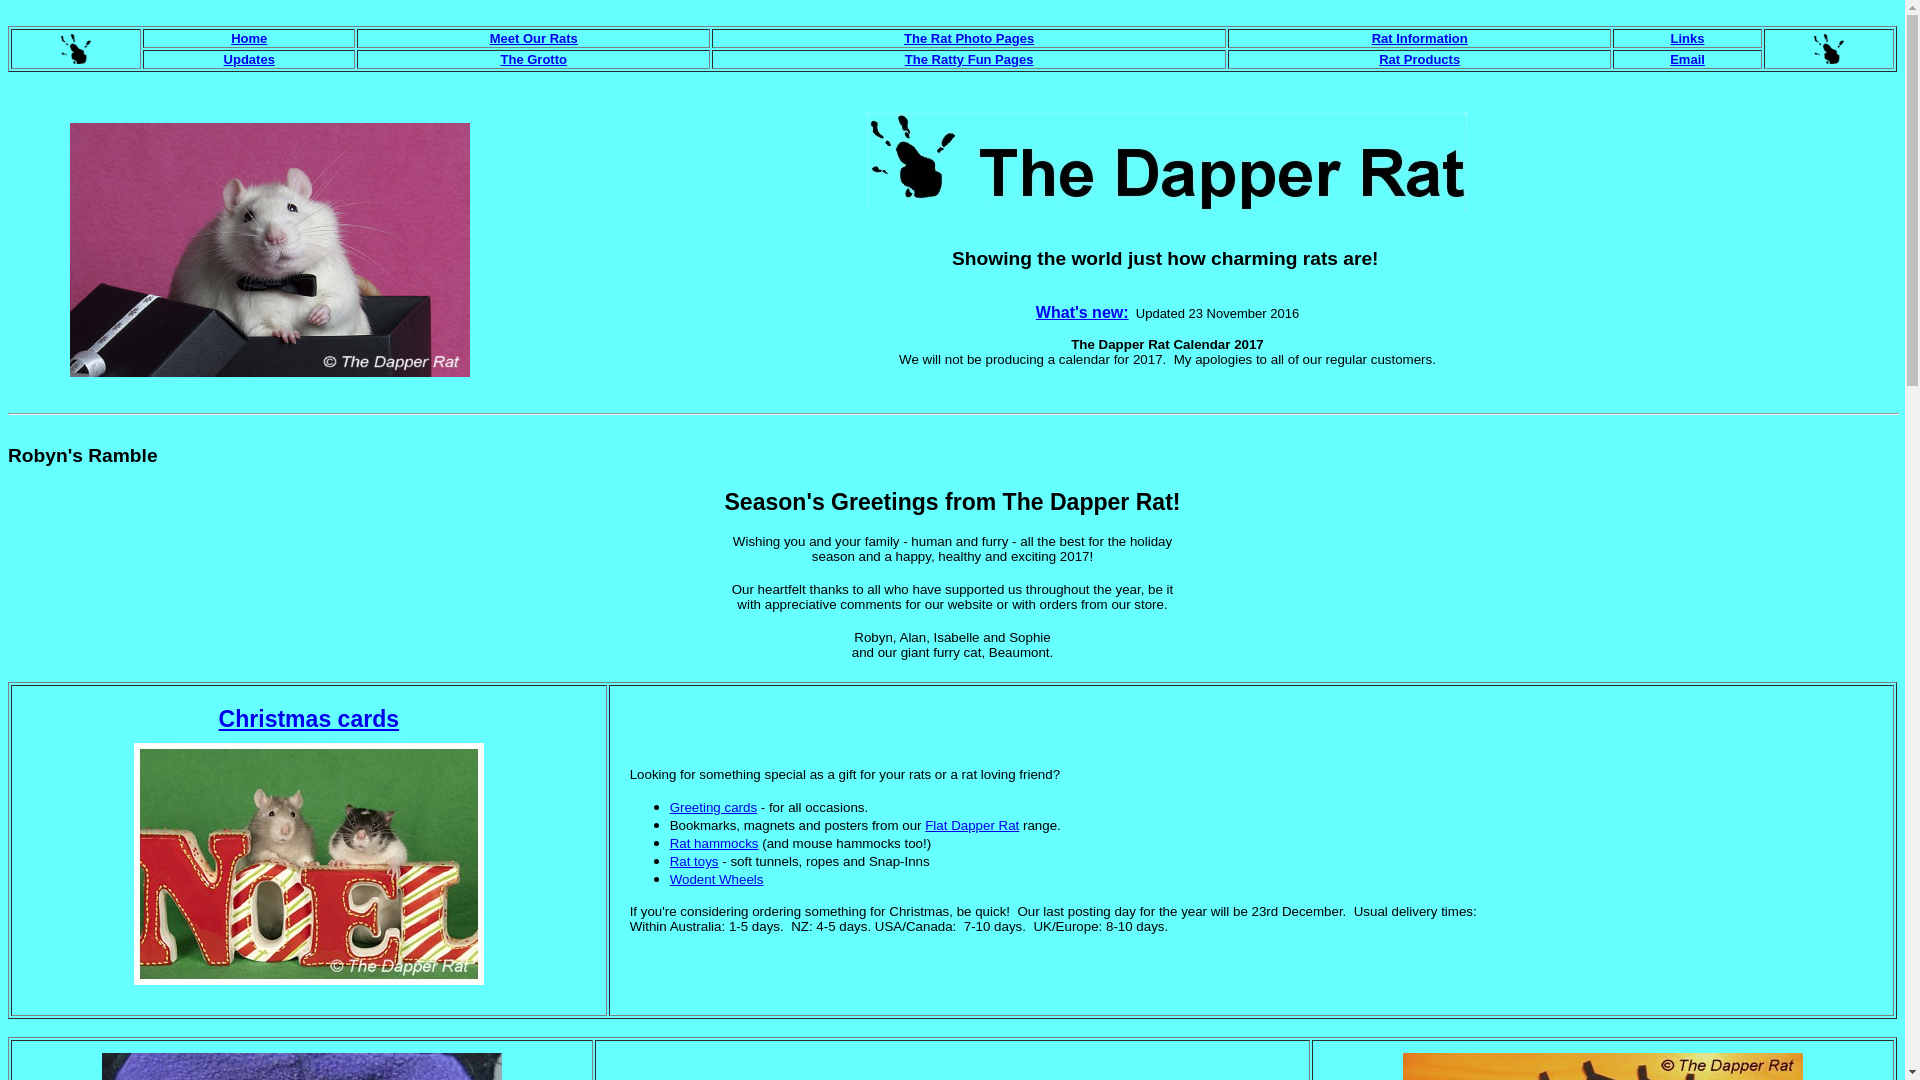  What do you see at coordinates (1036, 312) in the screenshot?
I see `'What's new:'` at bounding box center [1036, 312].